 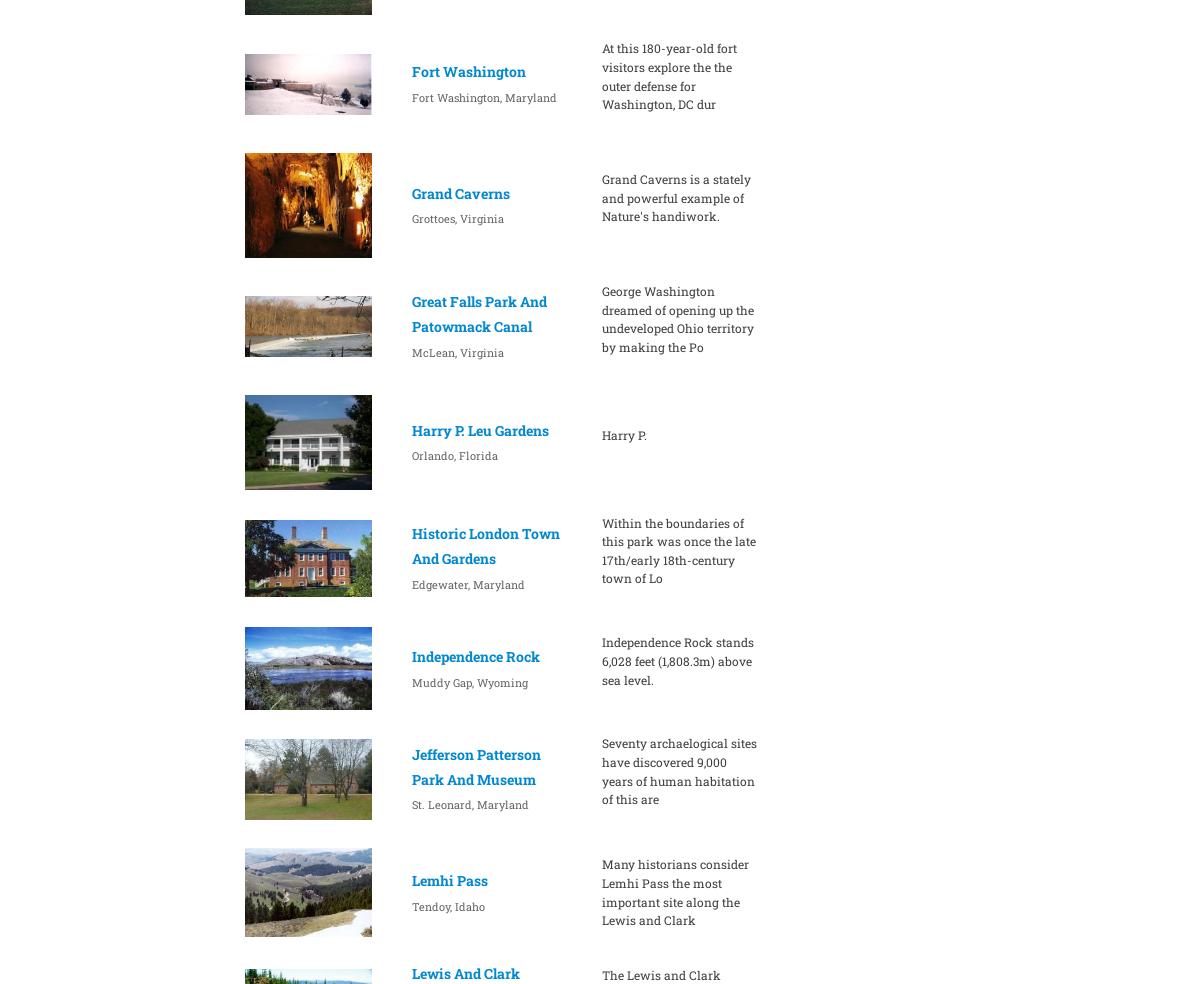 I want to click on 'Grottoes, Virginia', so click(x=455, y=218).